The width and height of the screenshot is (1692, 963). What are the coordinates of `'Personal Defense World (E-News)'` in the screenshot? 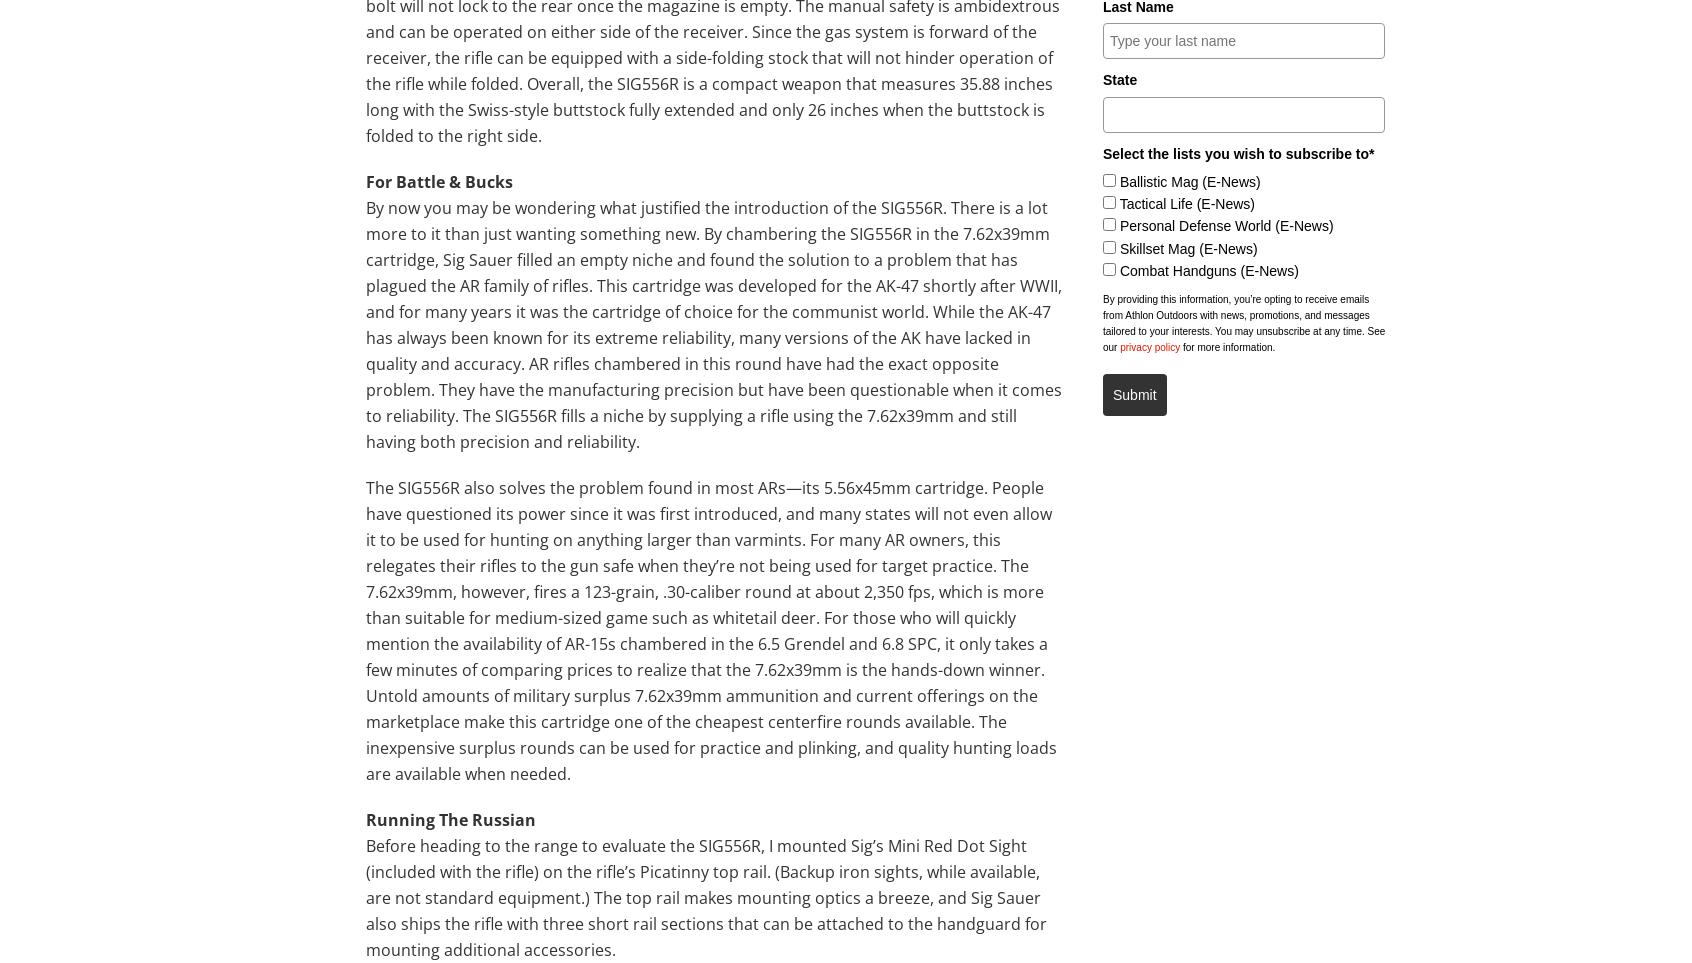 It's located at (1226, 226).